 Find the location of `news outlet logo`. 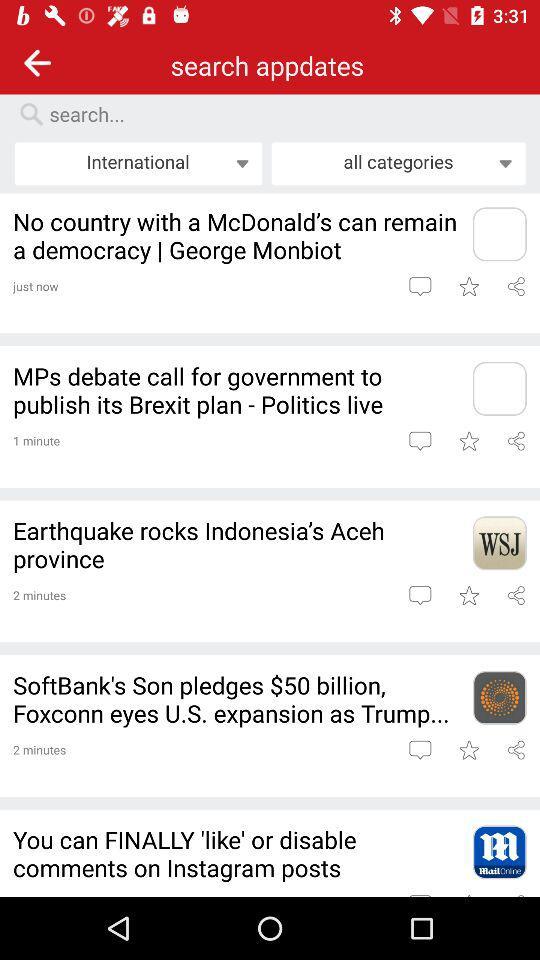

news outlet logo is located at coordinates (498, 234).